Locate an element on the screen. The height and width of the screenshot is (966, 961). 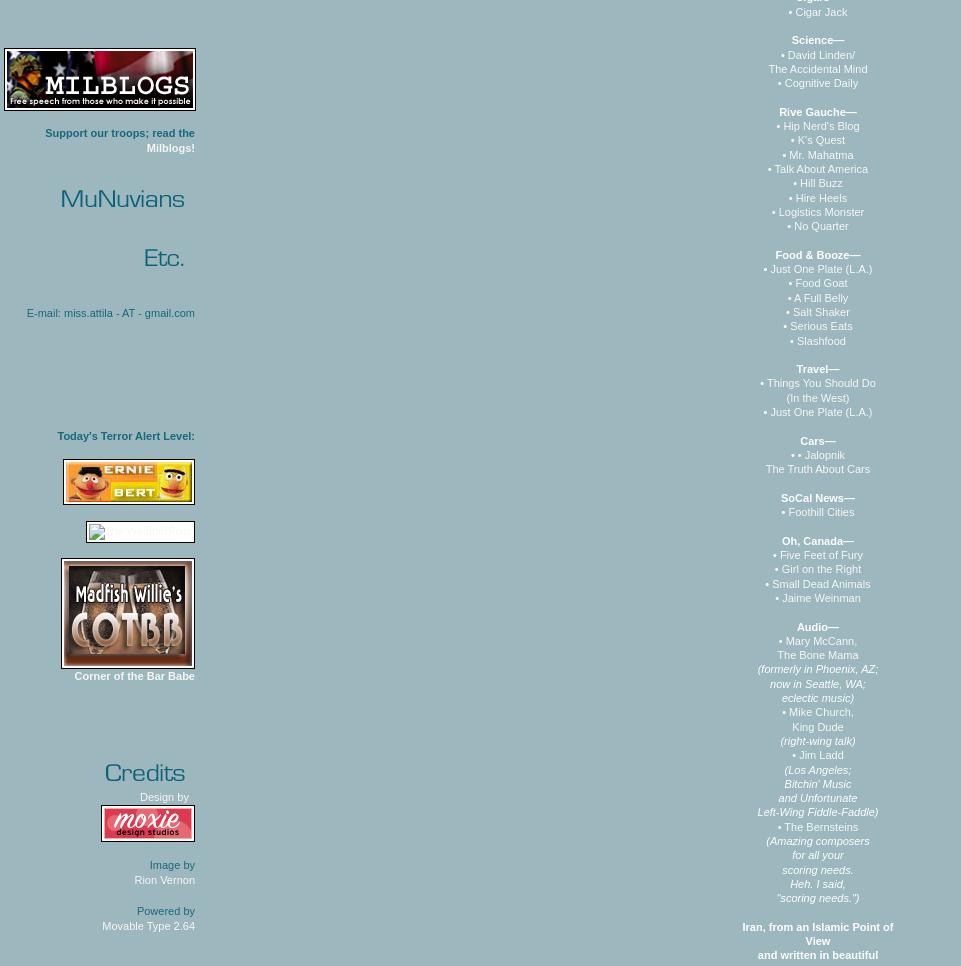
'The Truth About Cars' is located at coordinates (817, 468).